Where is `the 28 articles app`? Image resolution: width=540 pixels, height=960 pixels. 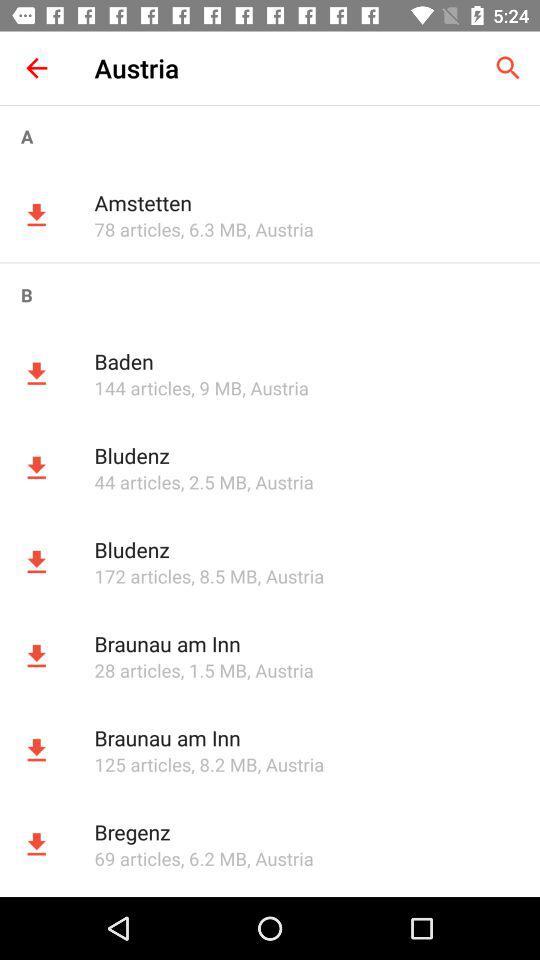
the 28 articles app is located at coordinates (136, 670).